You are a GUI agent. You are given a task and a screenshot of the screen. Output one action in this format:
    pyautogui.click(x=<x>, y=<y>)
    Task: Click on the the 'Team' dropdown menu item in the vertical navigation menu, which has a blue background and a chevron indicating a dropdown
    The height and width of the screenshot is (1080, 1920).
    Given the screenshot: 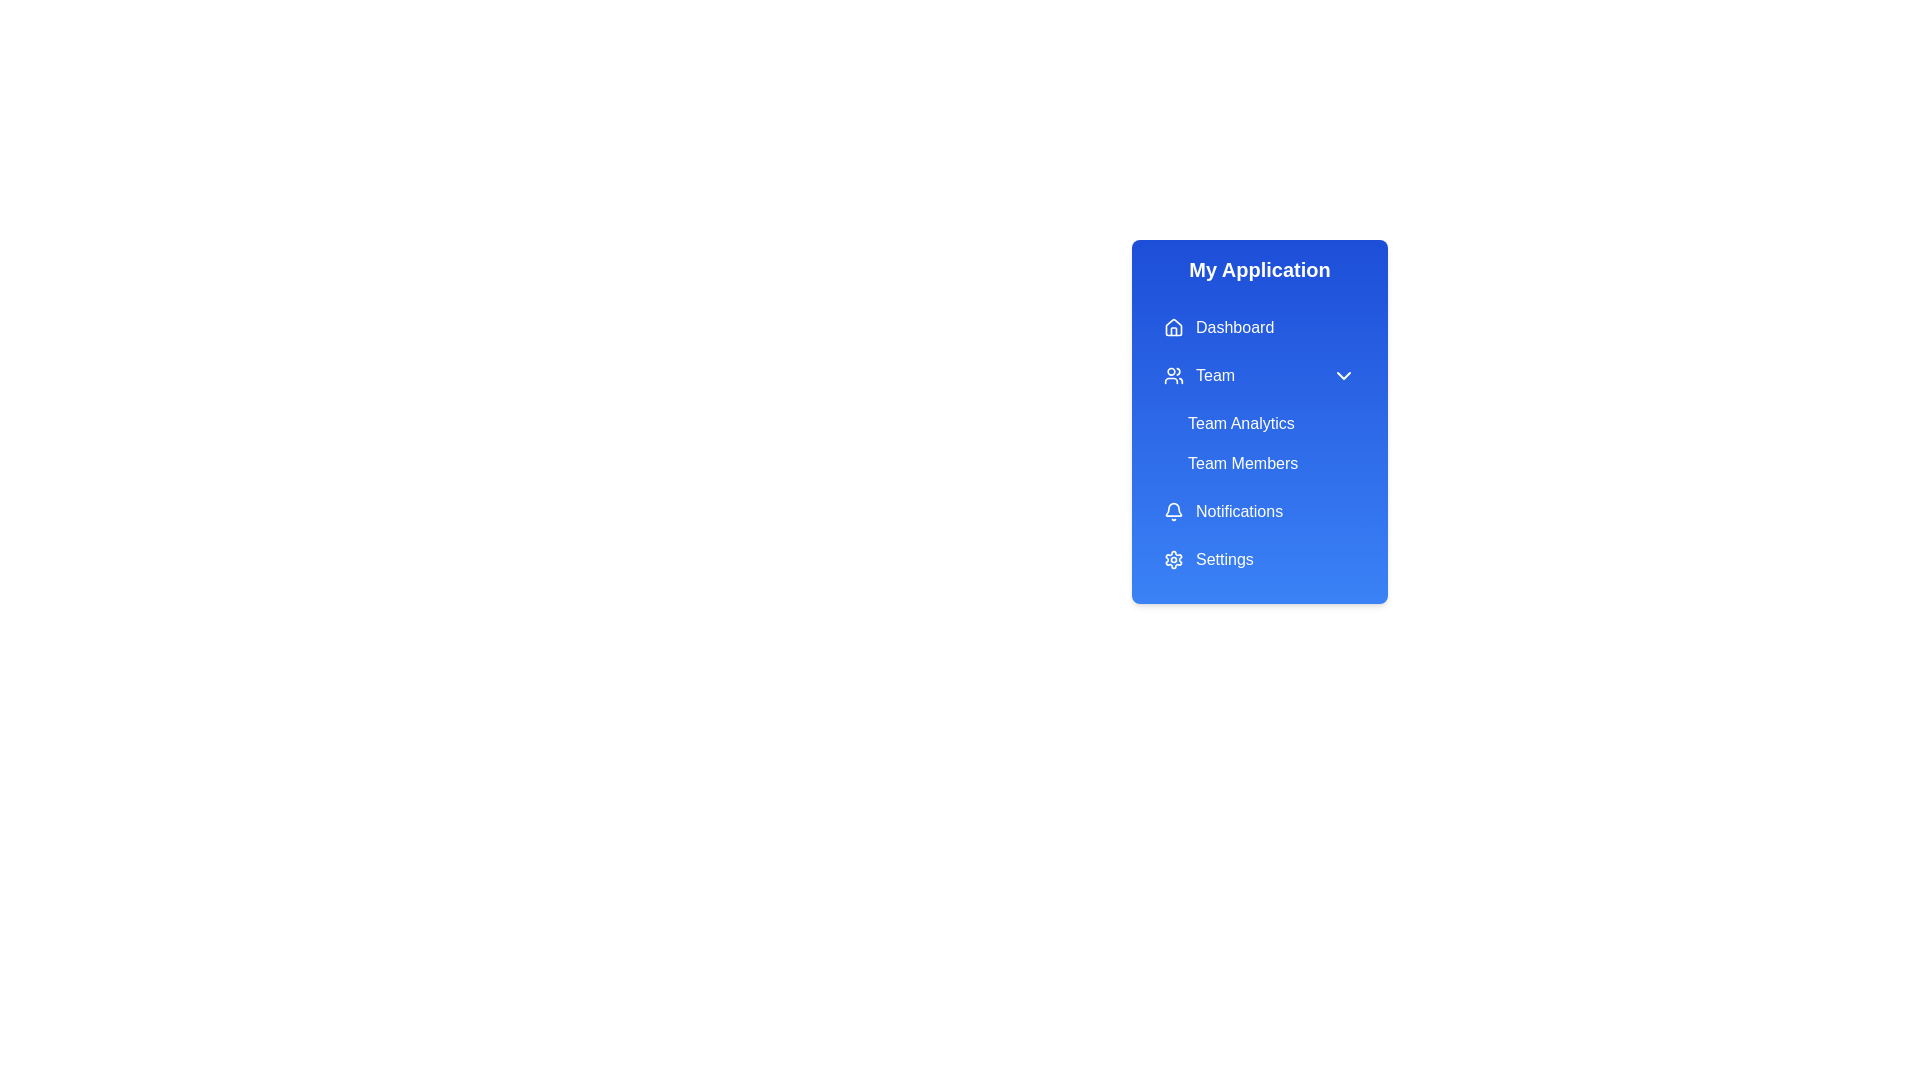 What is the action you would take?
    pyautogui.click(x=1258, y=375)
    